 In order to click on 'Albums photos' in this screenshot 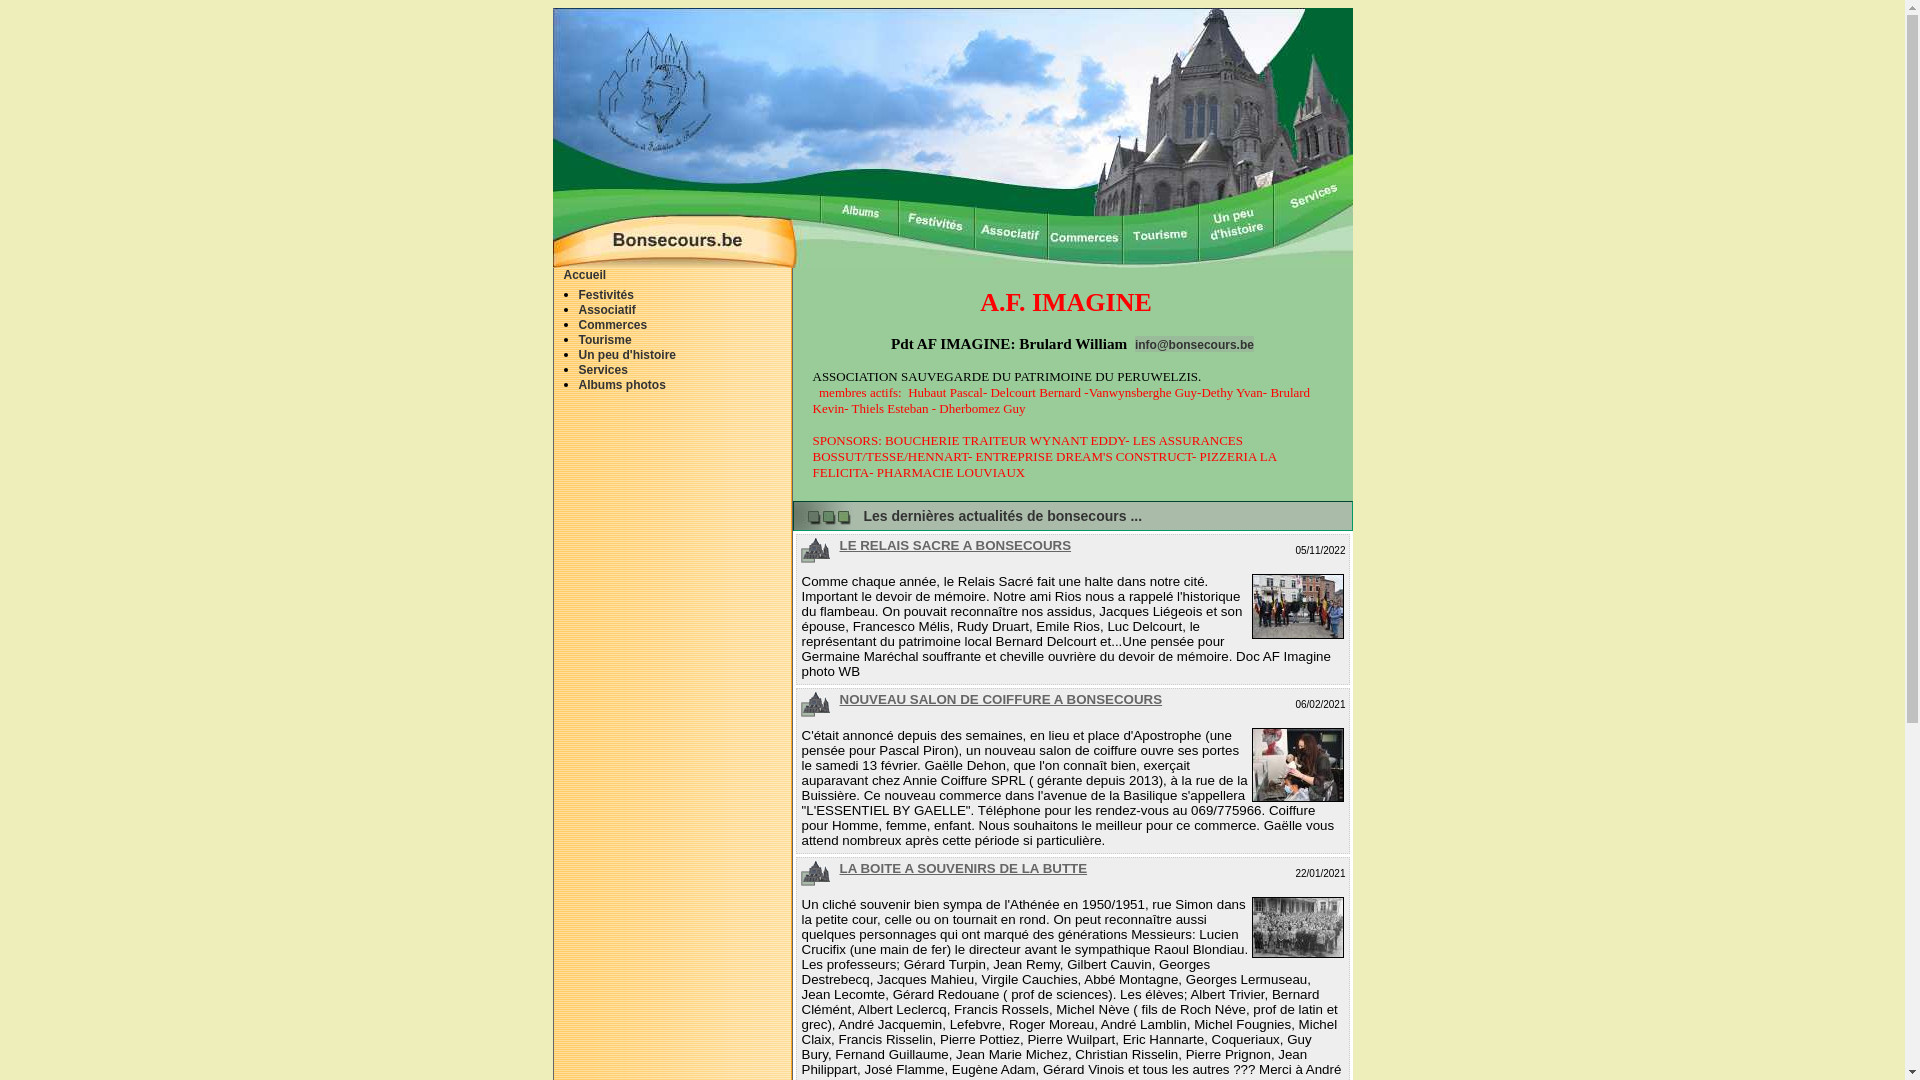, I will do `click(620, 385)`.